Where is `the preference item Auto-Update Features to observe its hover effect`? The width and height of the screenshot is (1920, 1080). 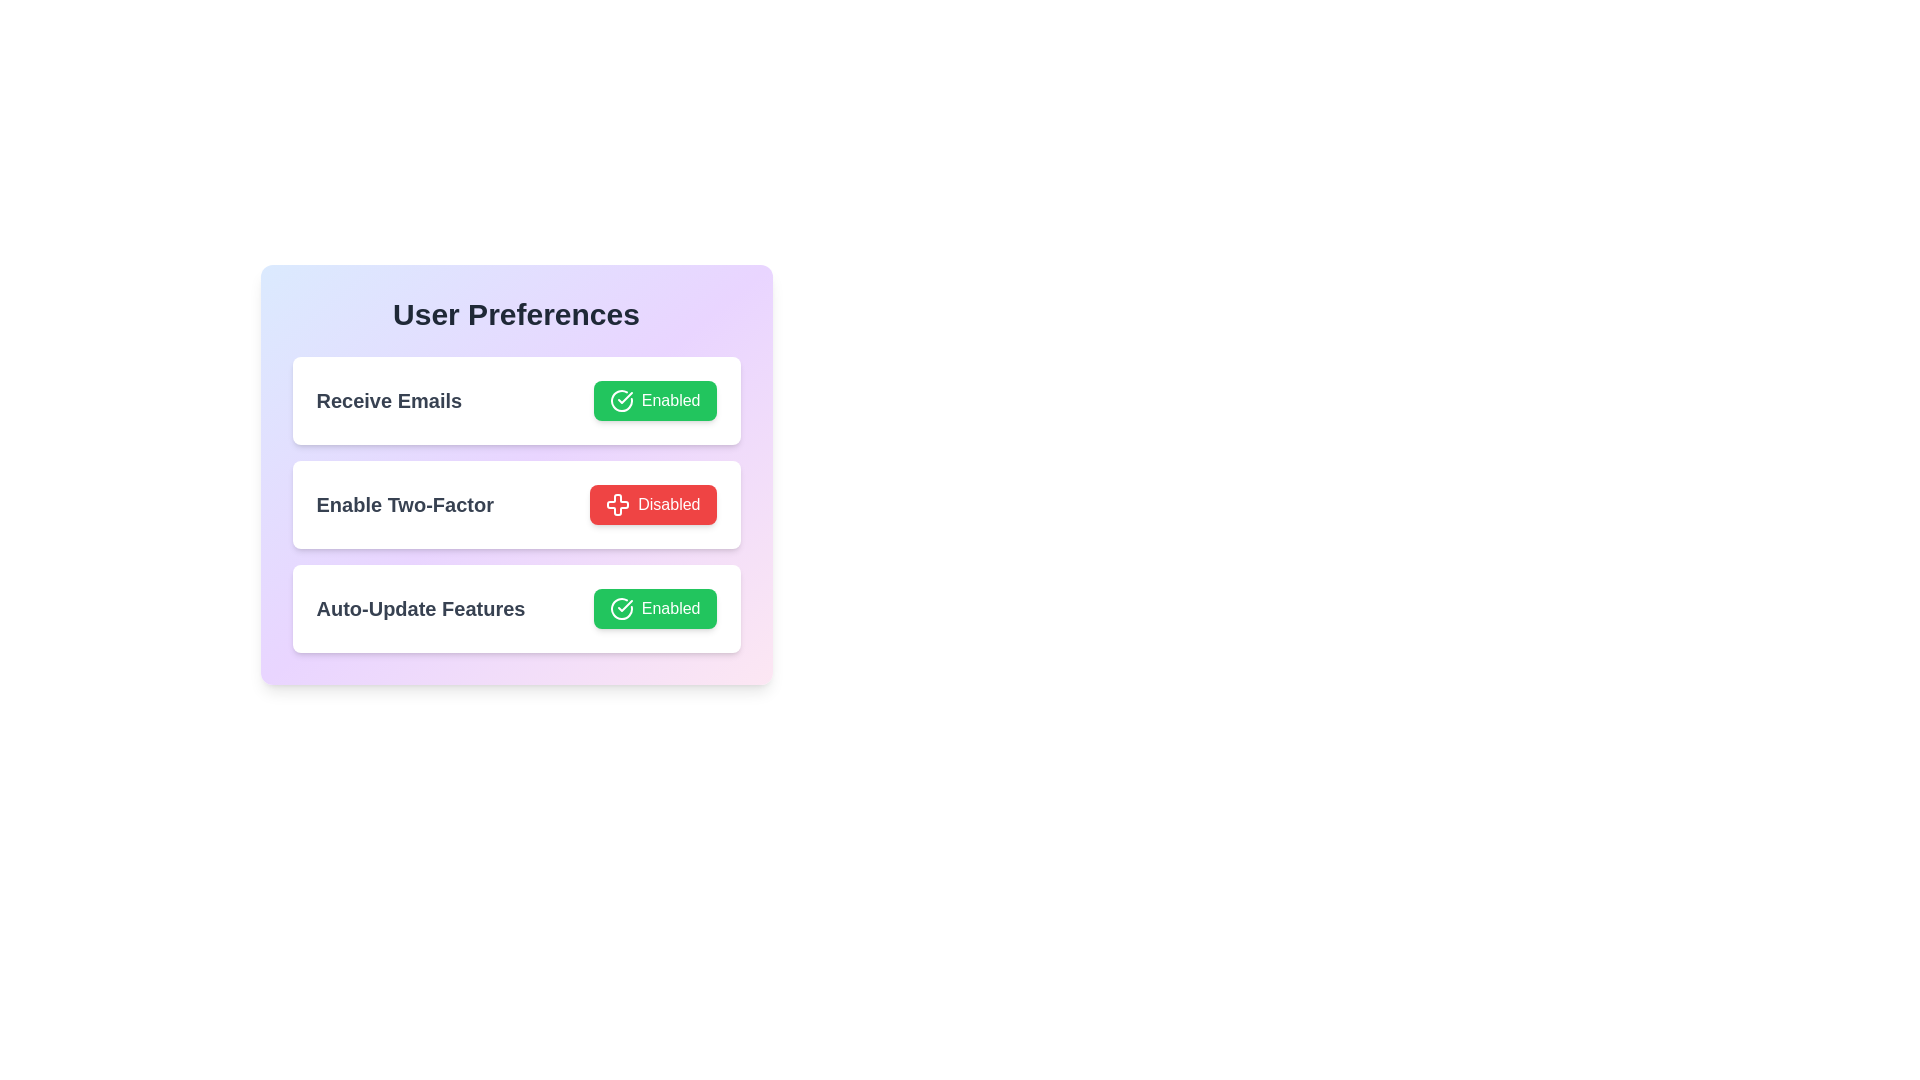 the preference item Auto-Update Features to observe its hover effect is located at coordinates (516, 608).